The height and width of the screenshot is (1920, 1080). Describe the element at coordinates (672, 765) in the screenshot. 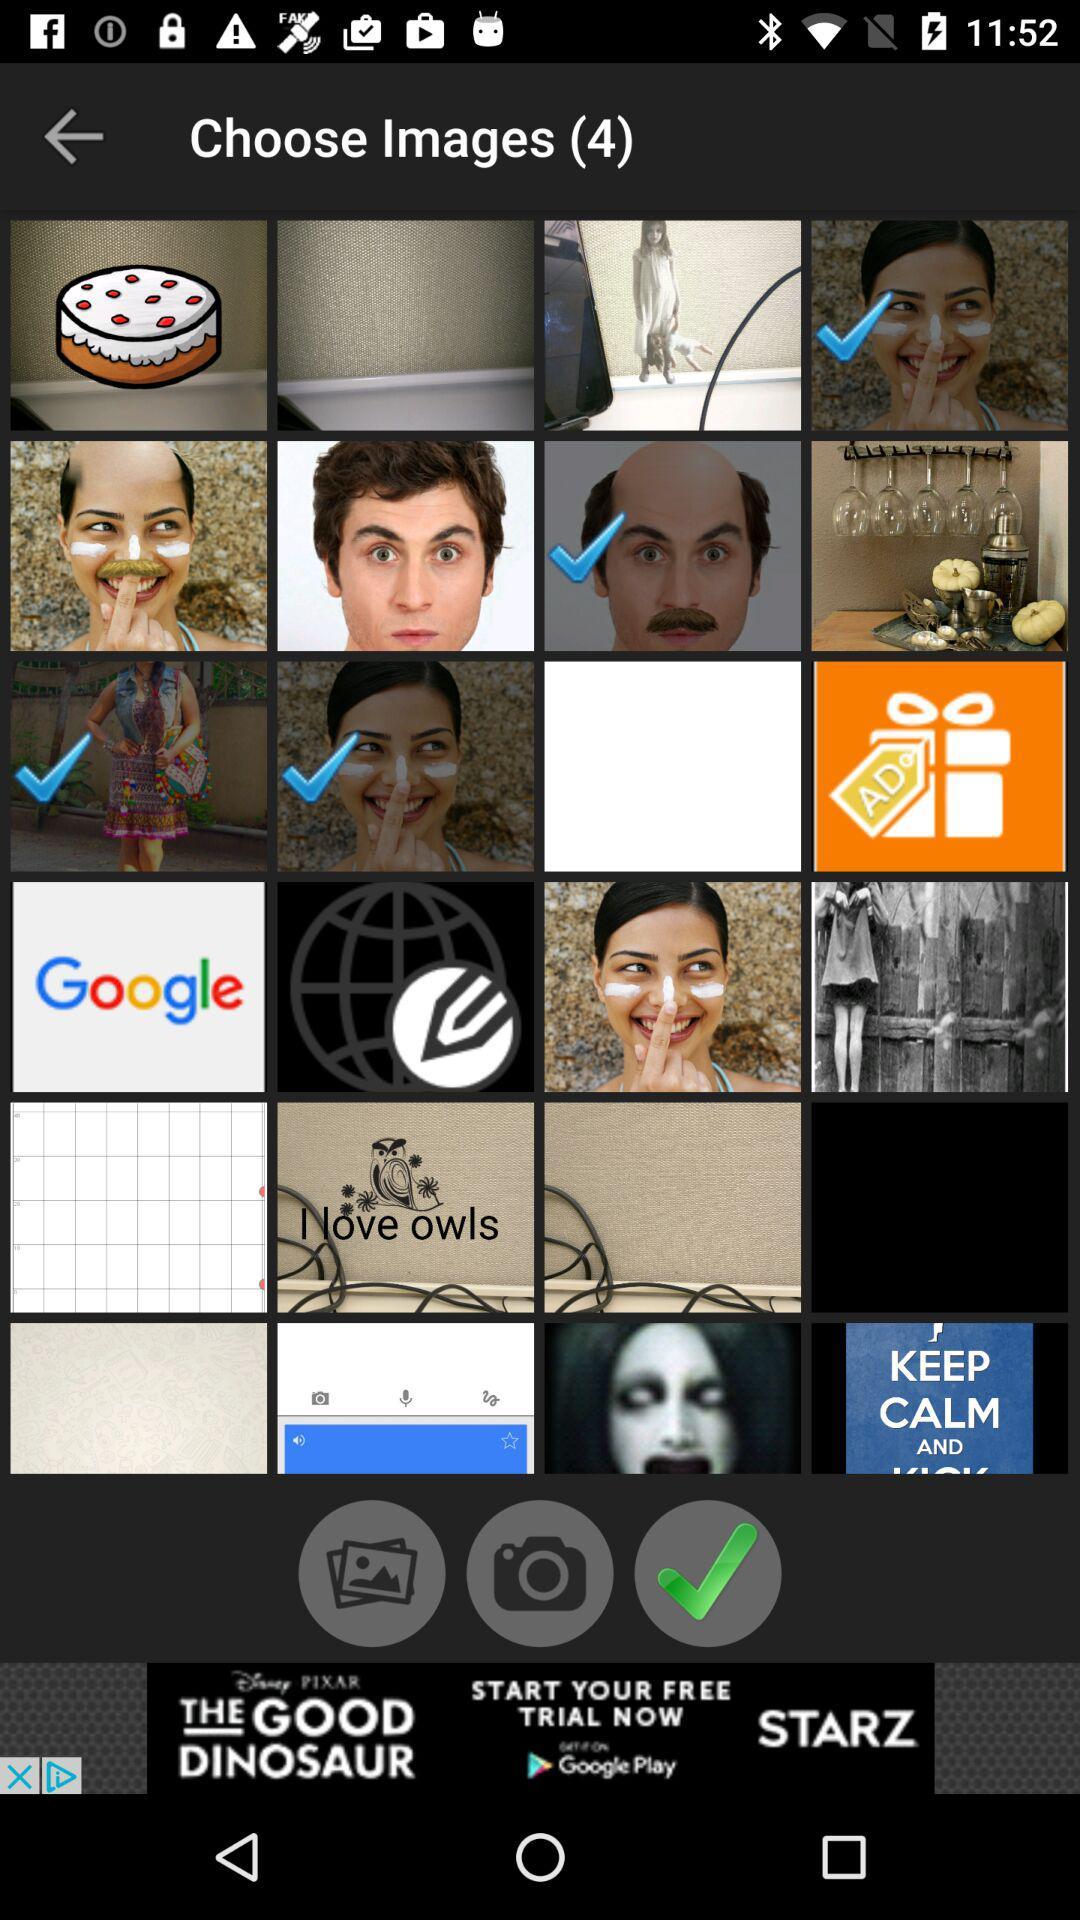

I see `choose image` at that location.